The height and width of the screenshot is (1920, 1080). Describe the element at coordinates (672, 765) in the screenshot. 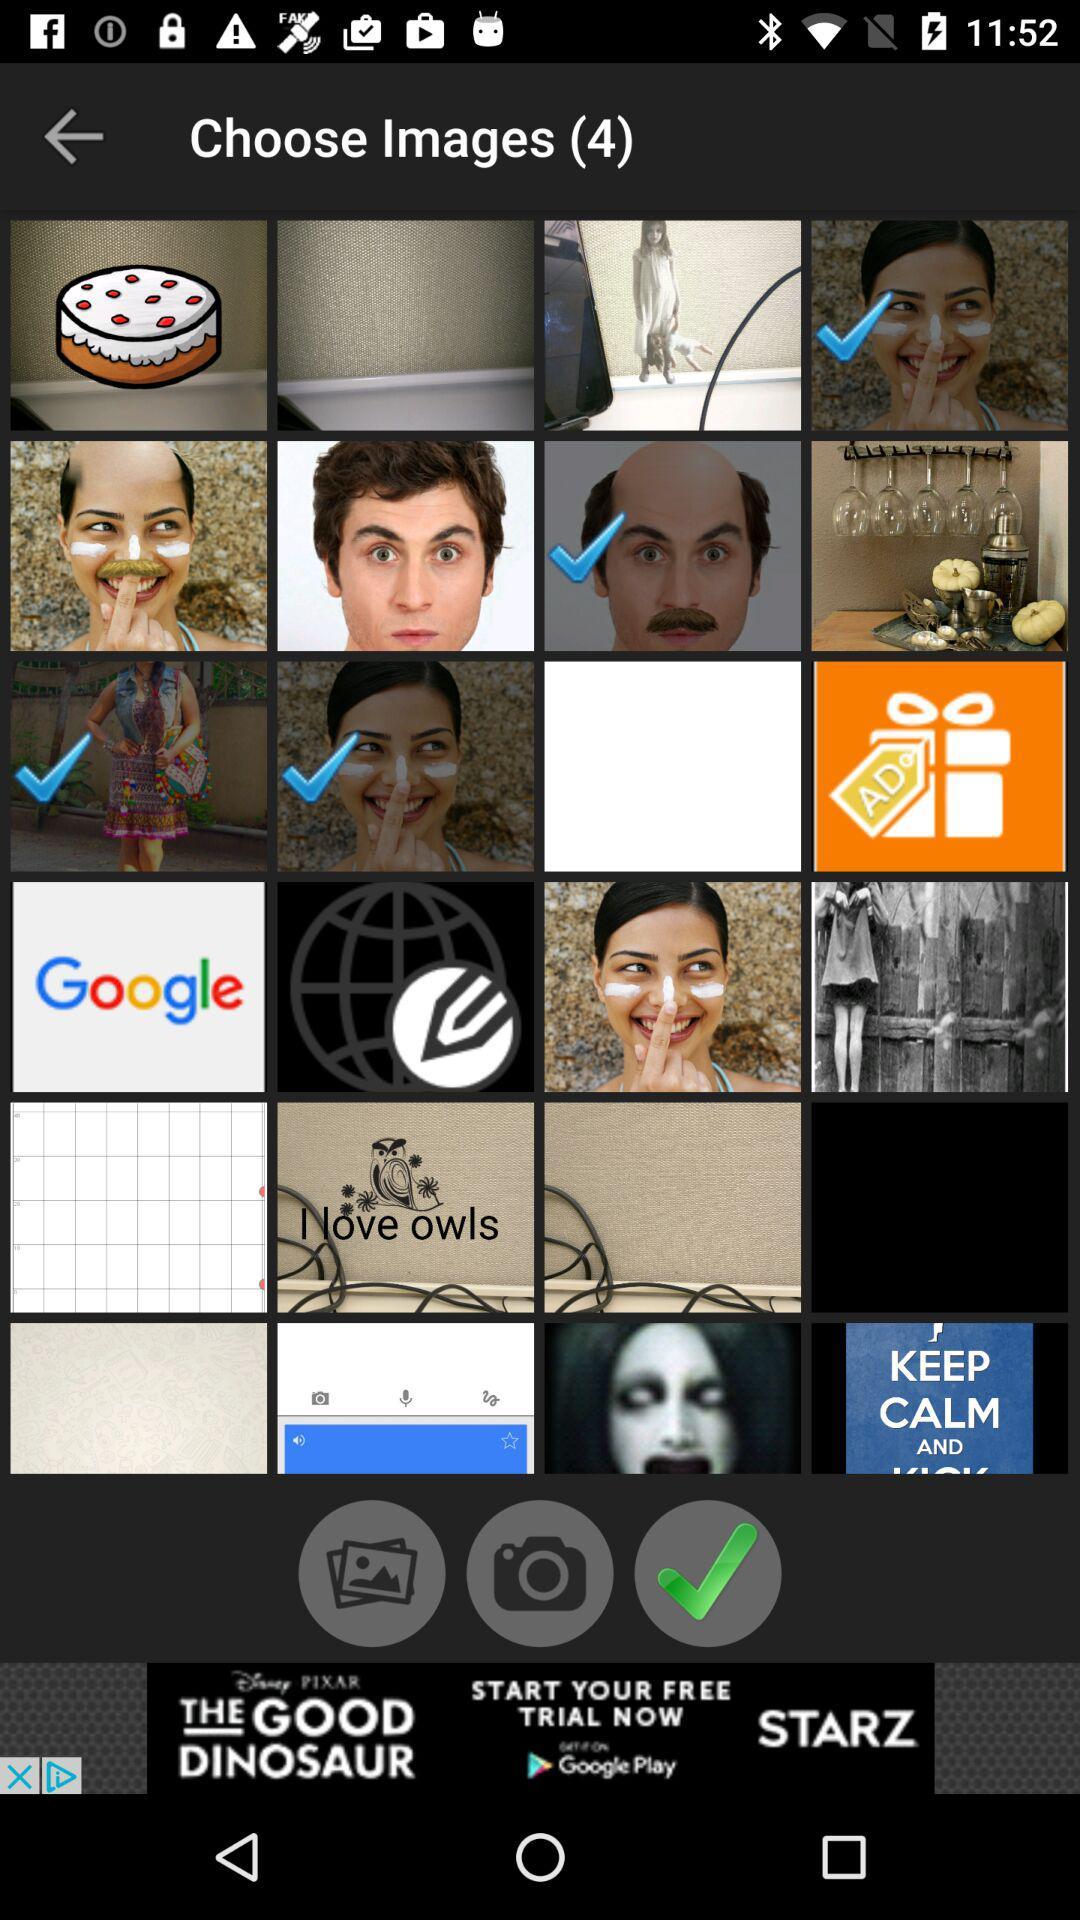

I see `choose image` at that location.